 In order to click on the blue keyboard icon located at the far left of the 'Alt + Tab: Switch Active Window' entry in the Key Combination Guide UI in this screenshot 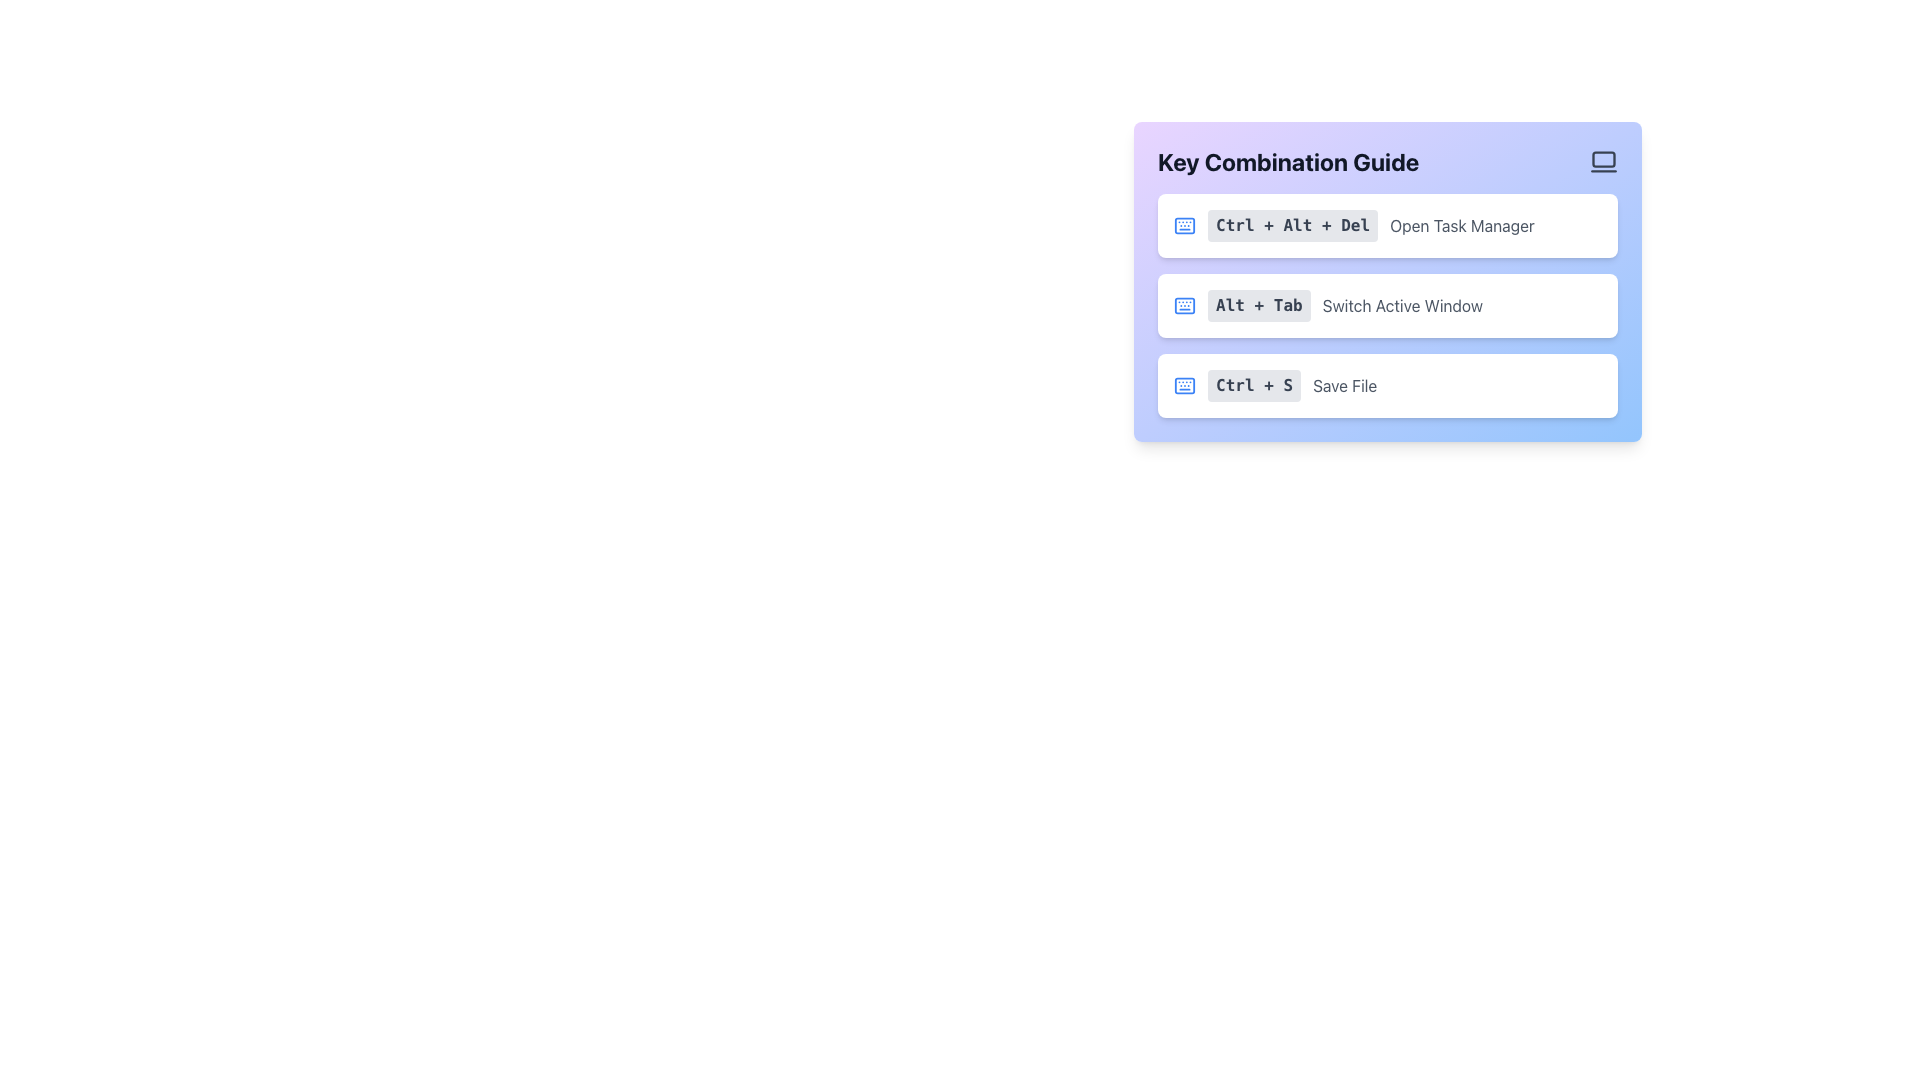, I will do `click(1185, 305)`.